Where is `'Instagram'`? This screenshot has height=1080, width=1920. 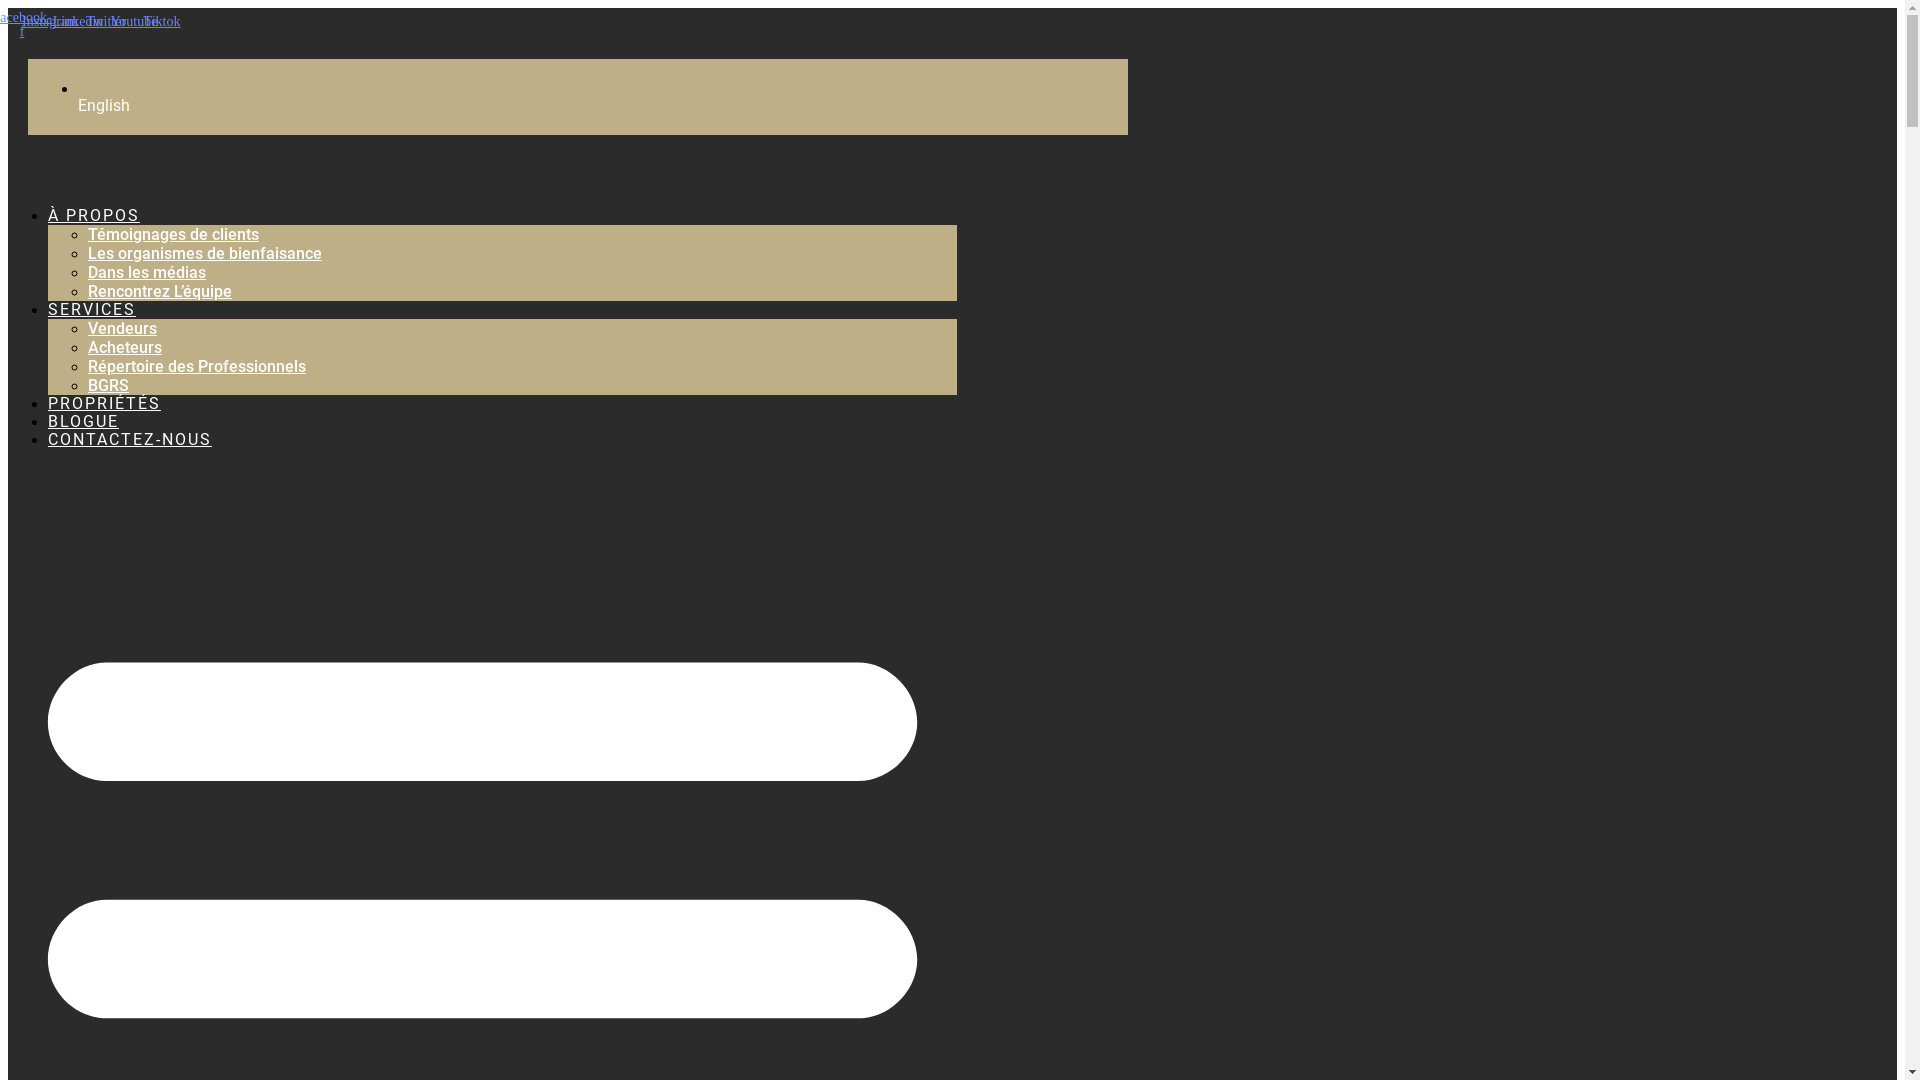 'Instagram' is located at coordinates (49, 22).